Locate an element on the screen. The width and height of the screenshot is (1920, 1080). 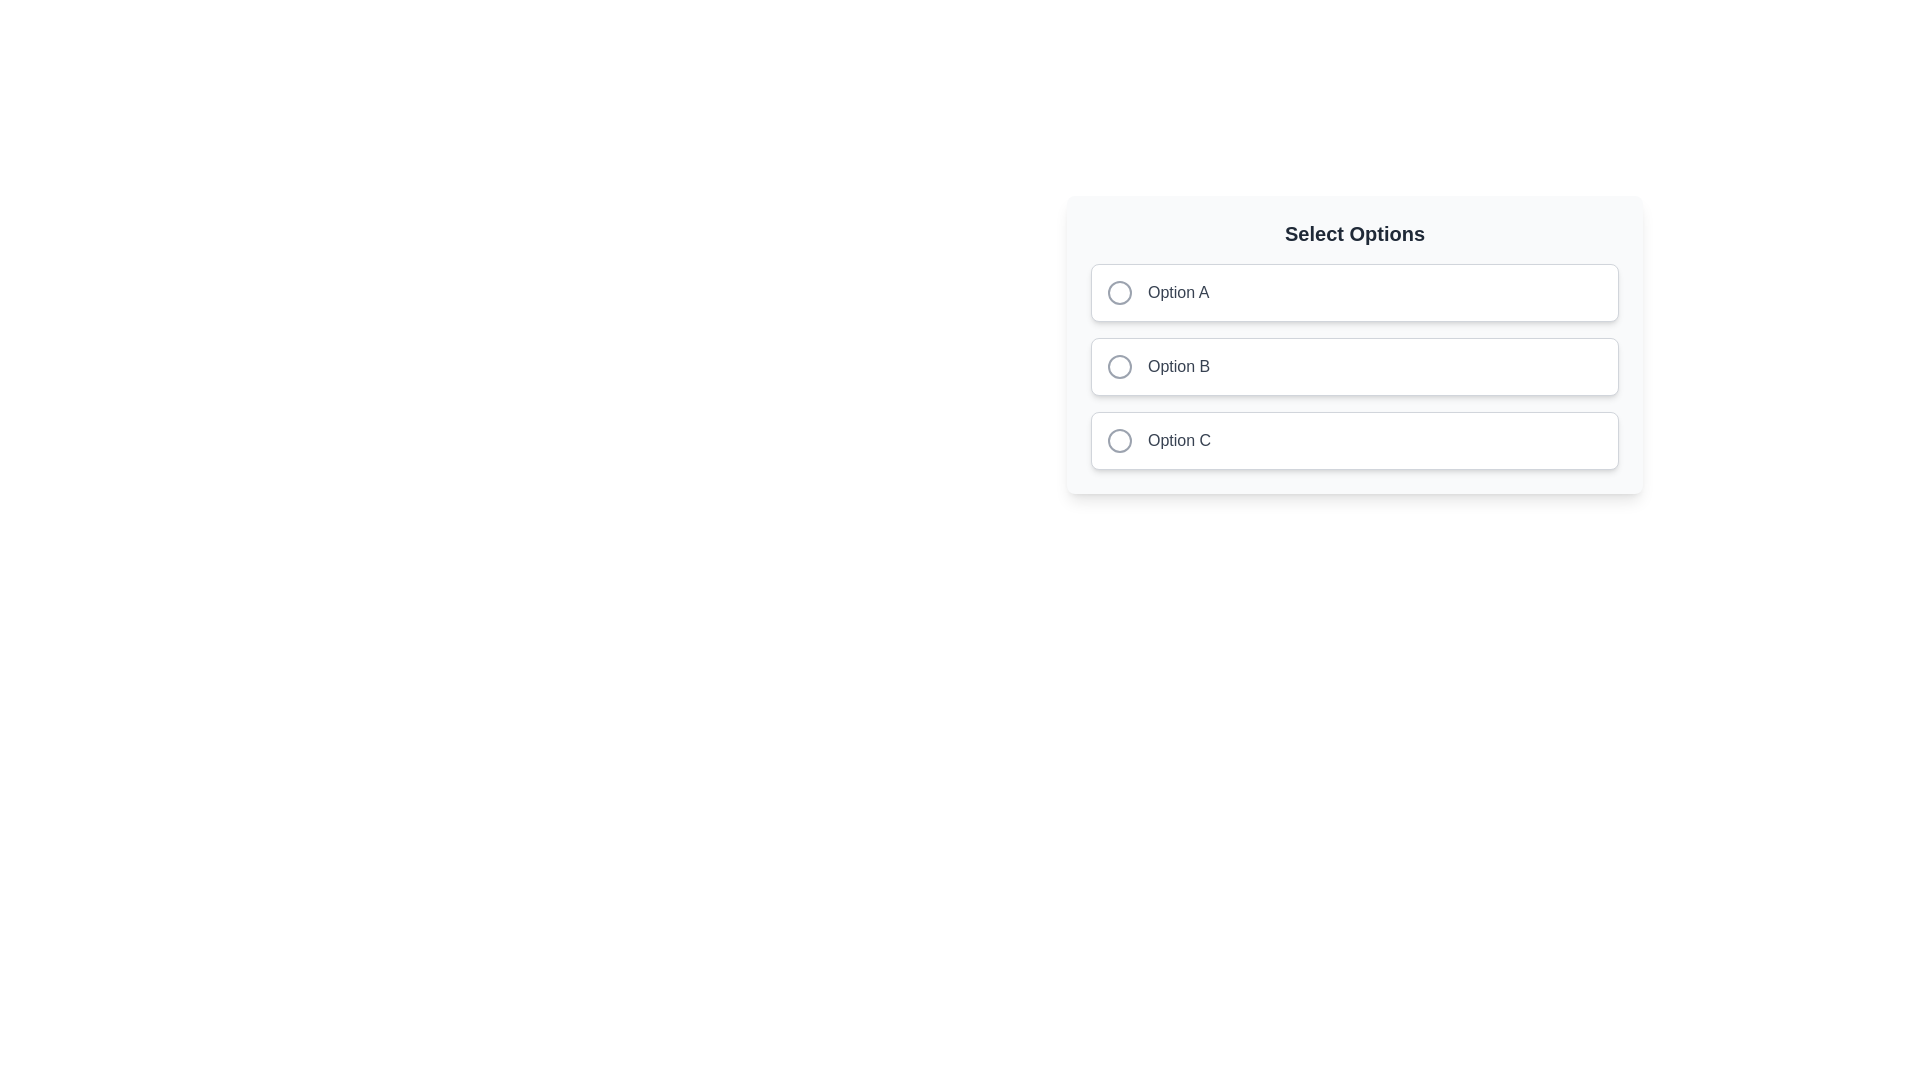
the radio button for 'Option A' is located at coordinates (1118, 293).